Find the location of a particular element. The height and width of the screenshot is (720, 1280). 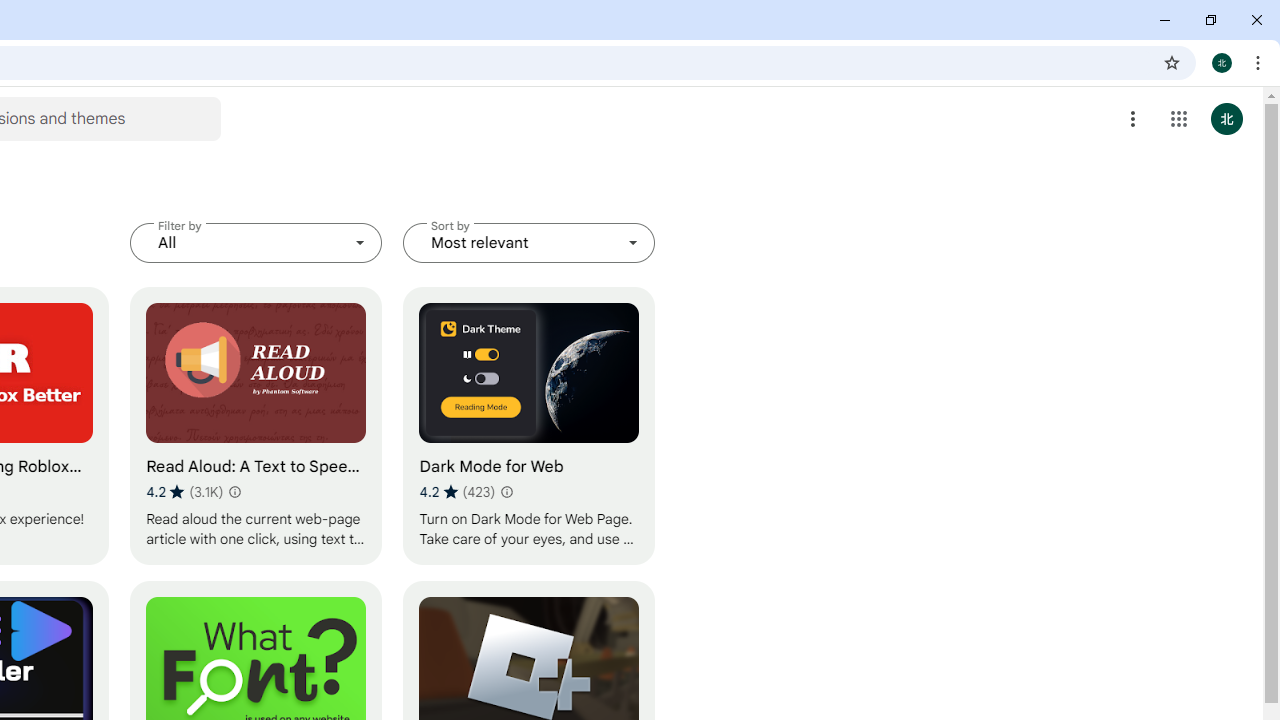

'Average rating 4.2 out of 5 stars. 423 ratings.' is located at coordinates (456, 491).